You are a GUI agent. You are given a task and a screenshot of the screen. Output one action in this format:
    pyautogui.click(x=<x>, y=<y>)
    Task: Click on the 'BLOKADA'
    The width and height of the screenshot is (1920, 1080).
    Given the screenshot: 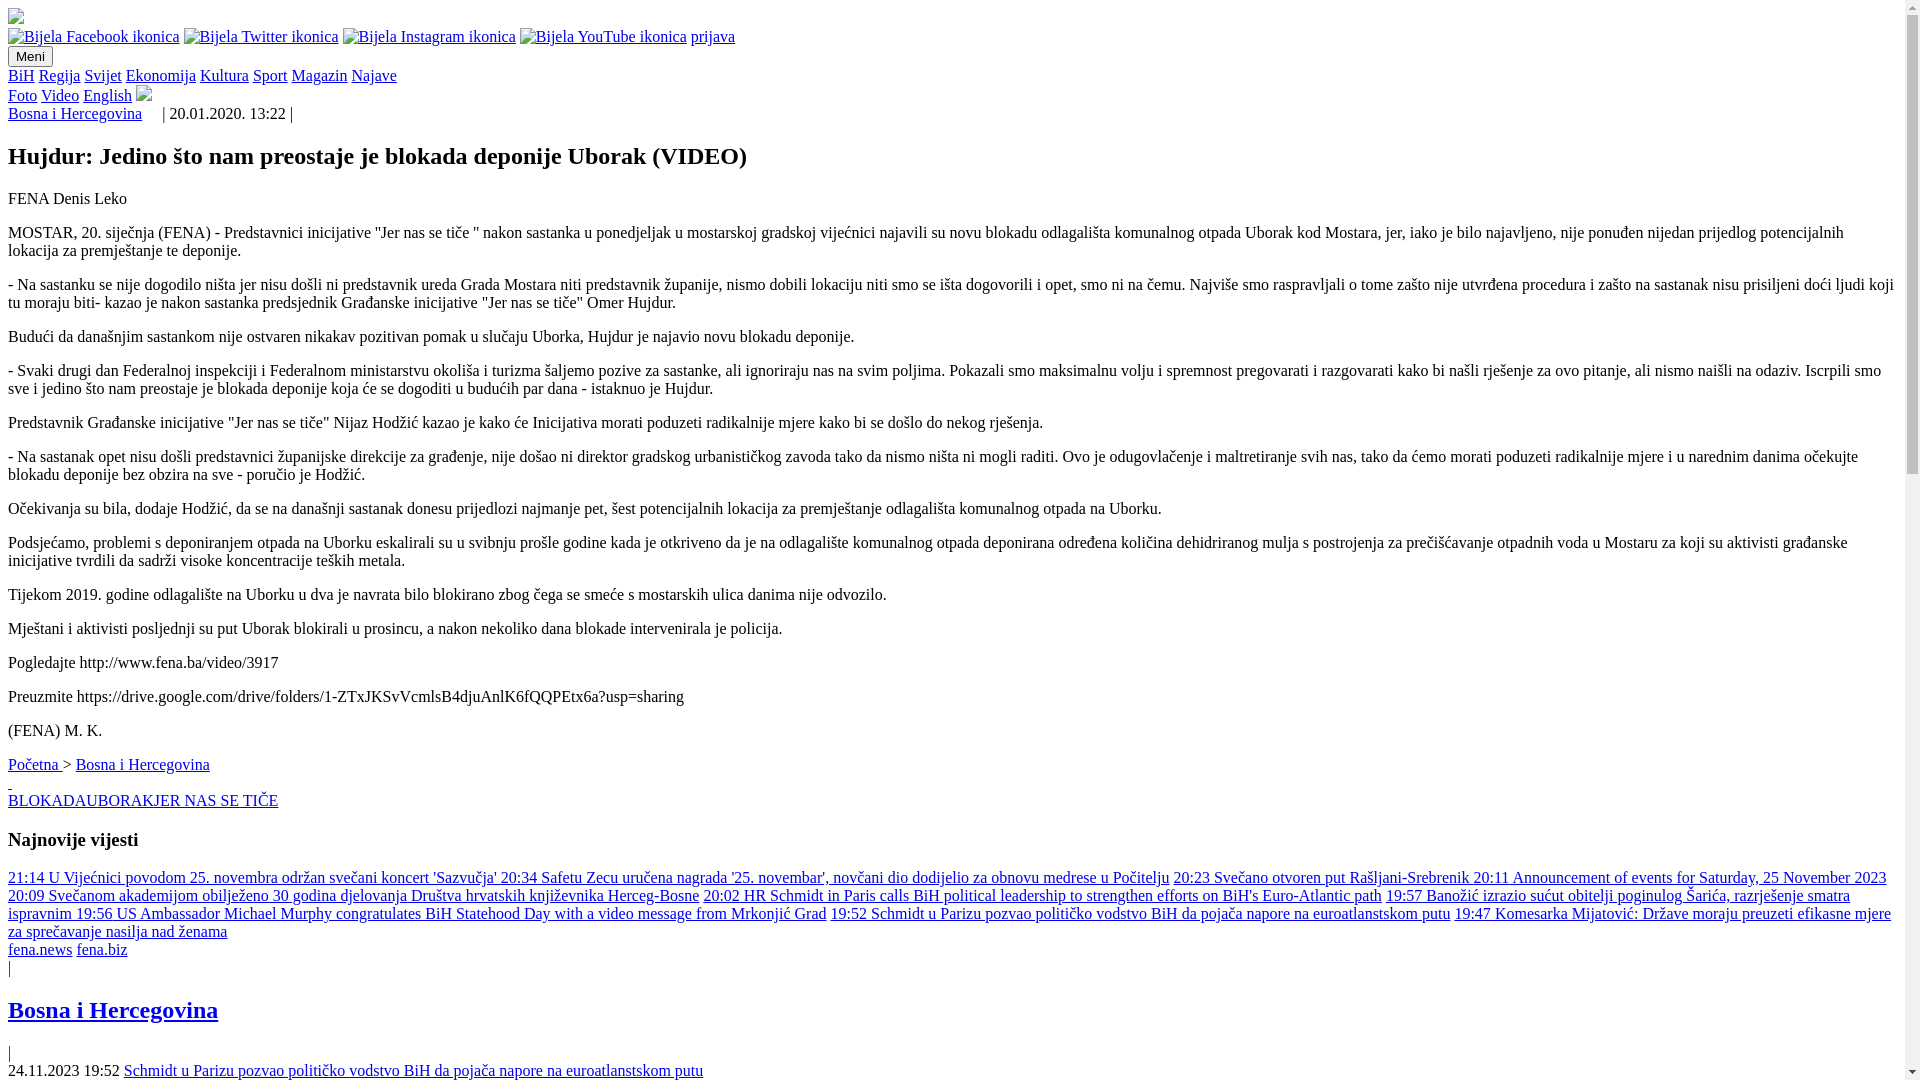 What is the action you would take?
    pyautogui.click(x=47, y=799)
    